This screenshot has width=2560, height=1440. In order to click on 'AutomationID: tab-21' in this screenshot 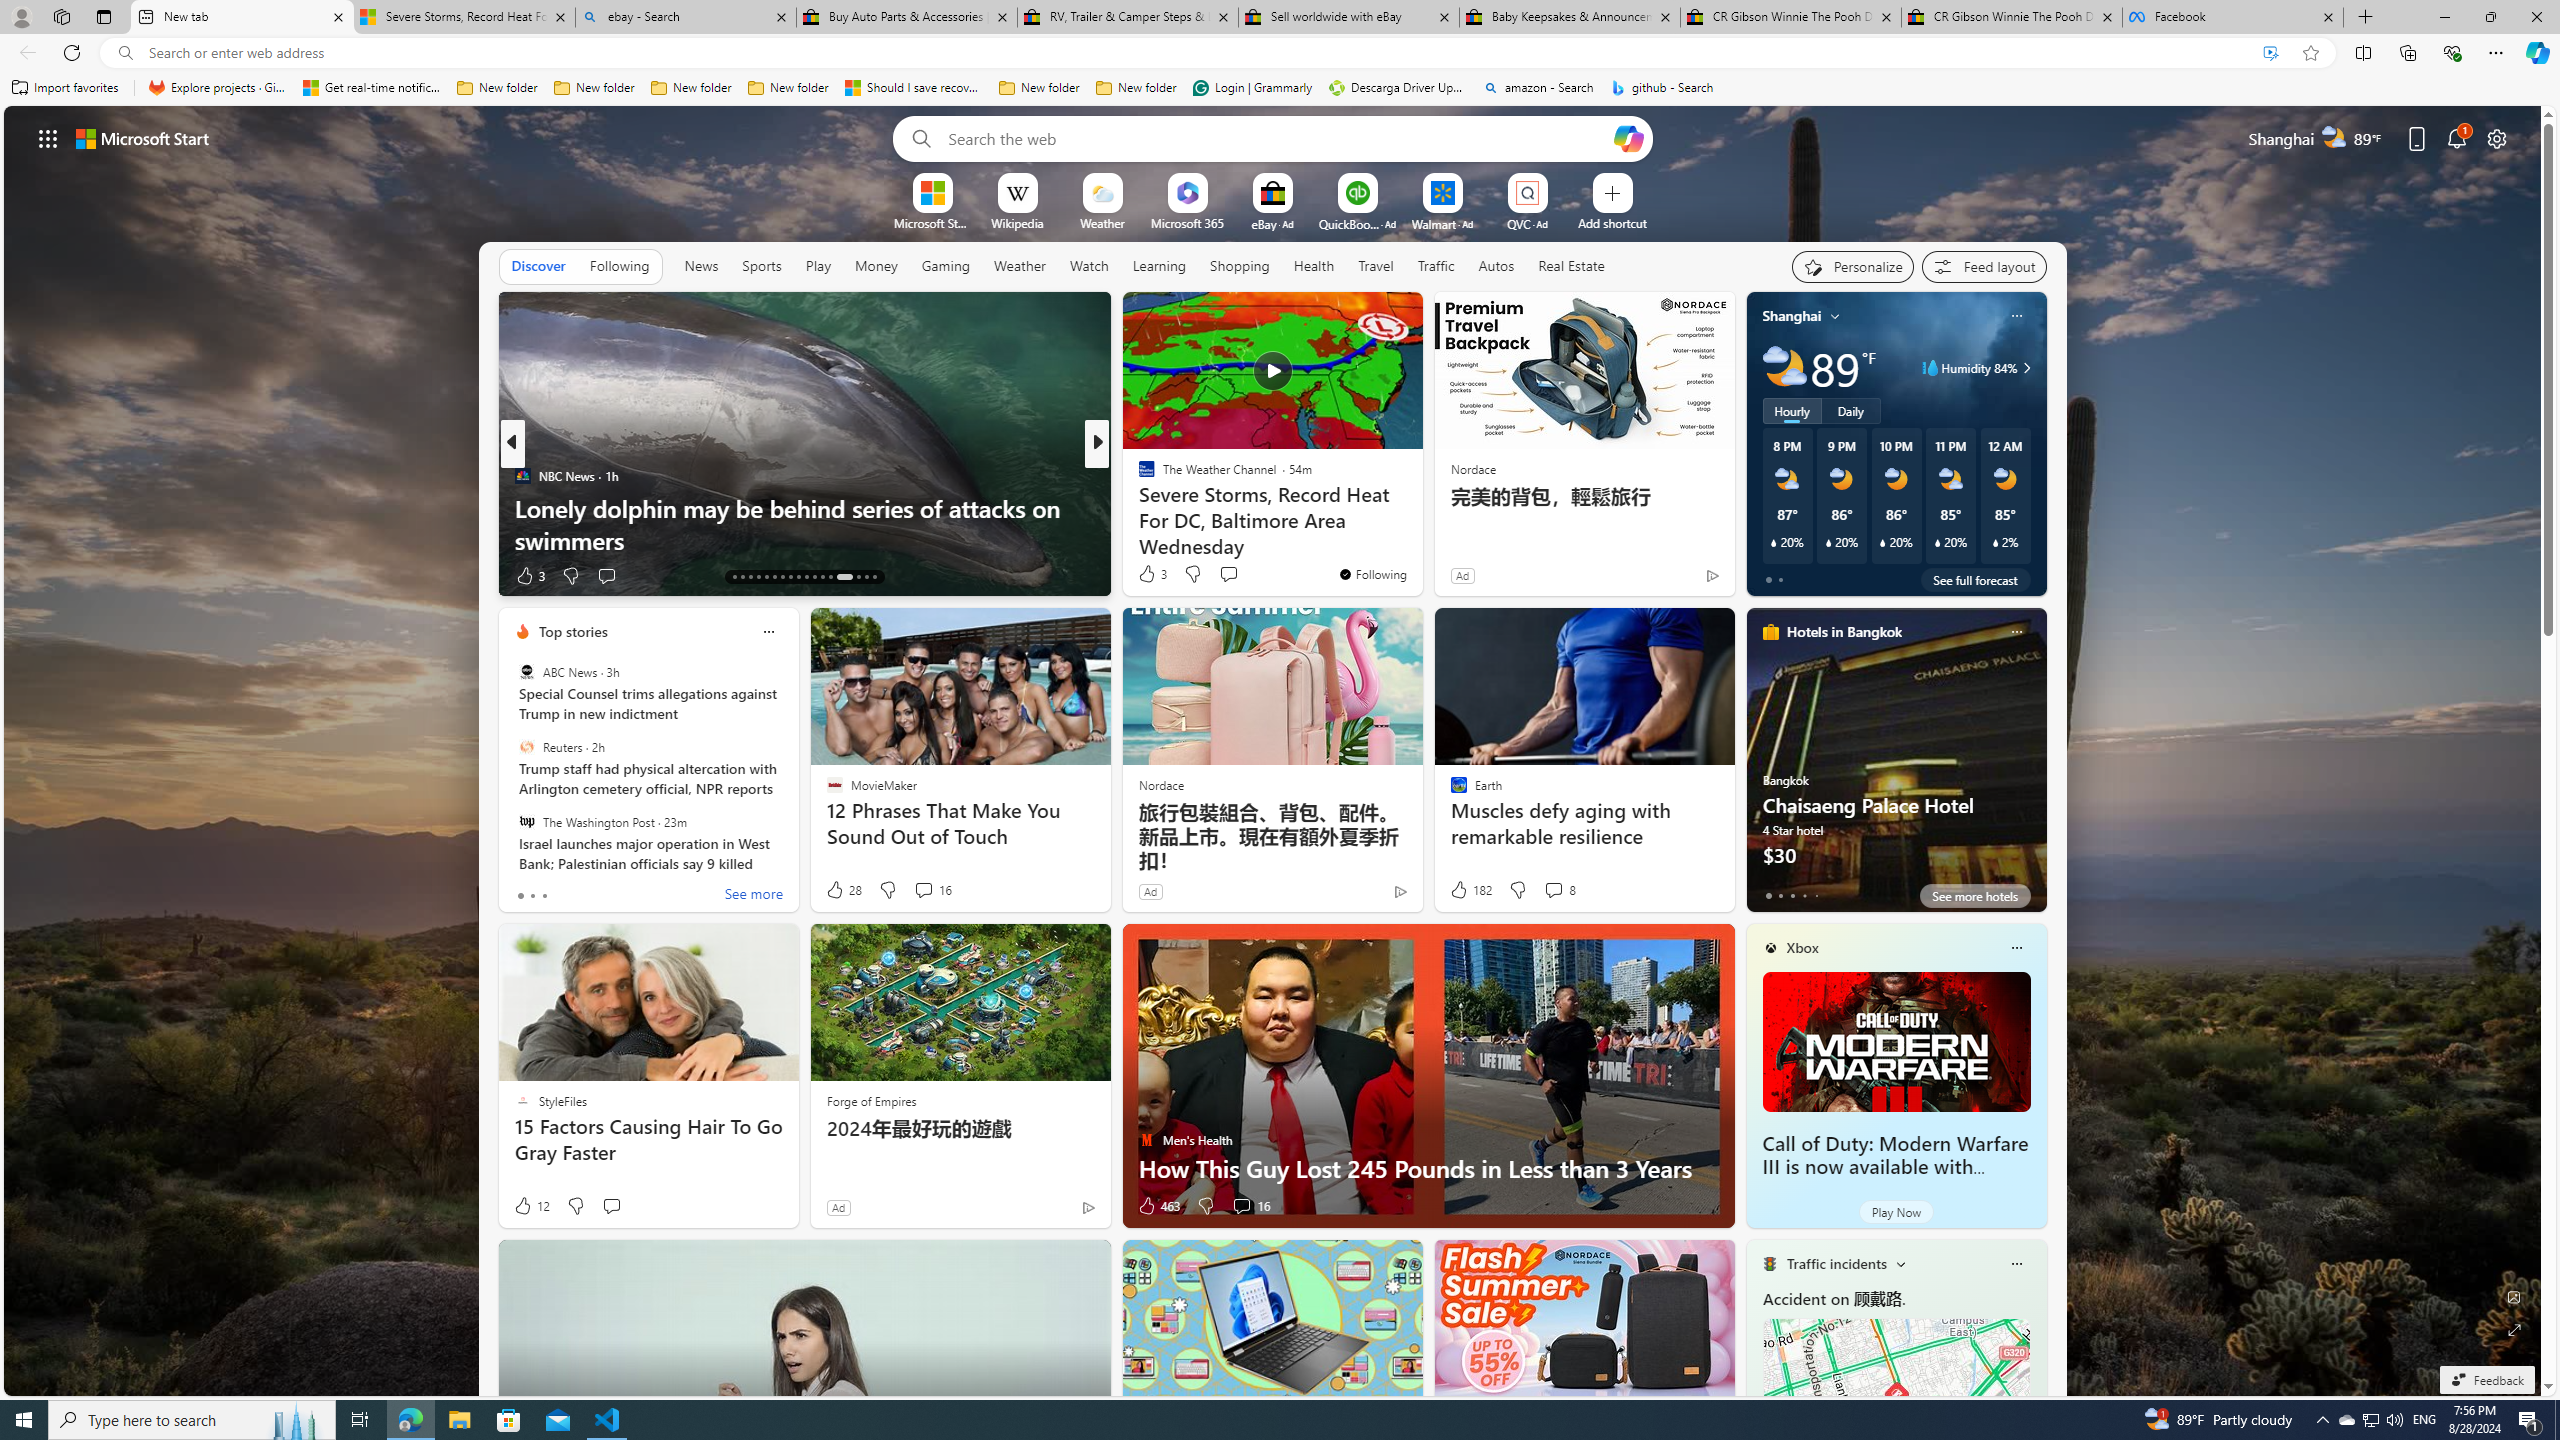, I will do `click(798, 577)`.